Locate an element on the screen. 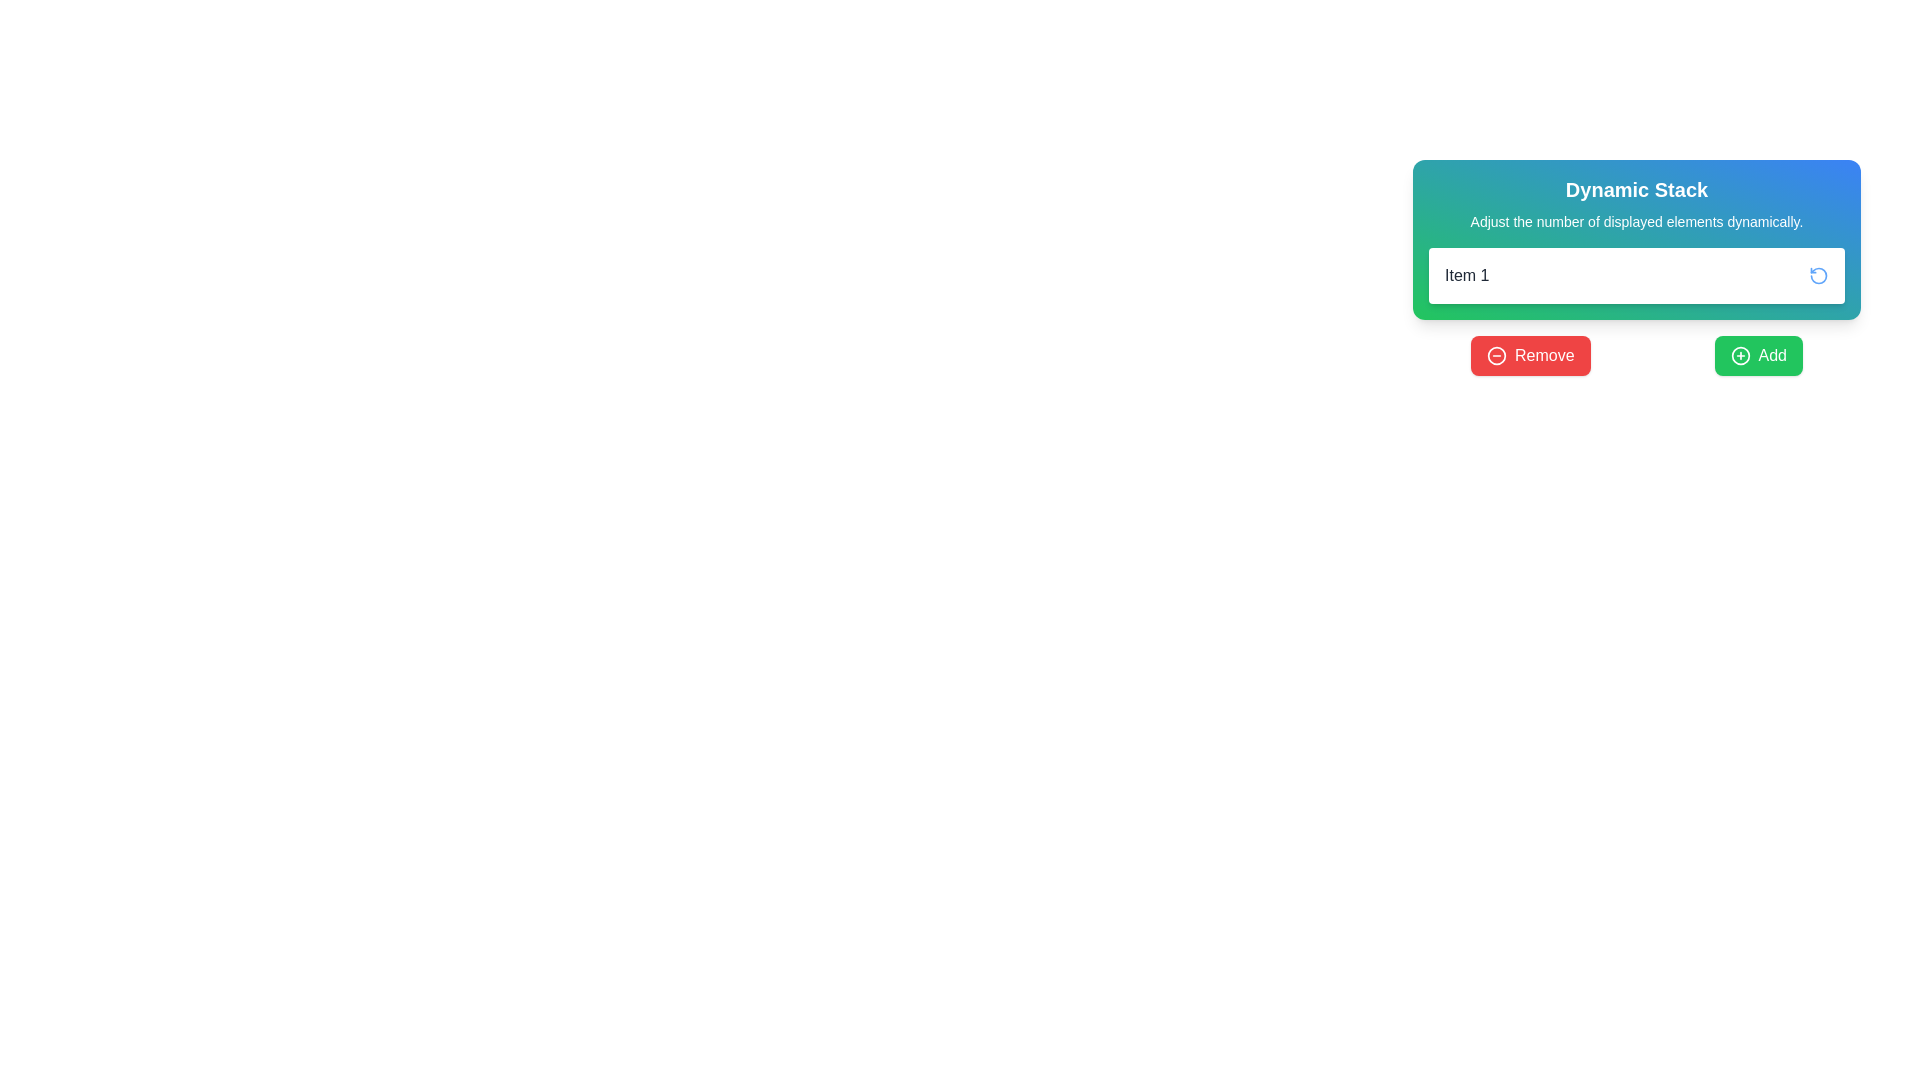 This screenshot has height=1080, width=1920. the 'Remove' button with a bright red background and white text is located at coordinates (1529, 354).